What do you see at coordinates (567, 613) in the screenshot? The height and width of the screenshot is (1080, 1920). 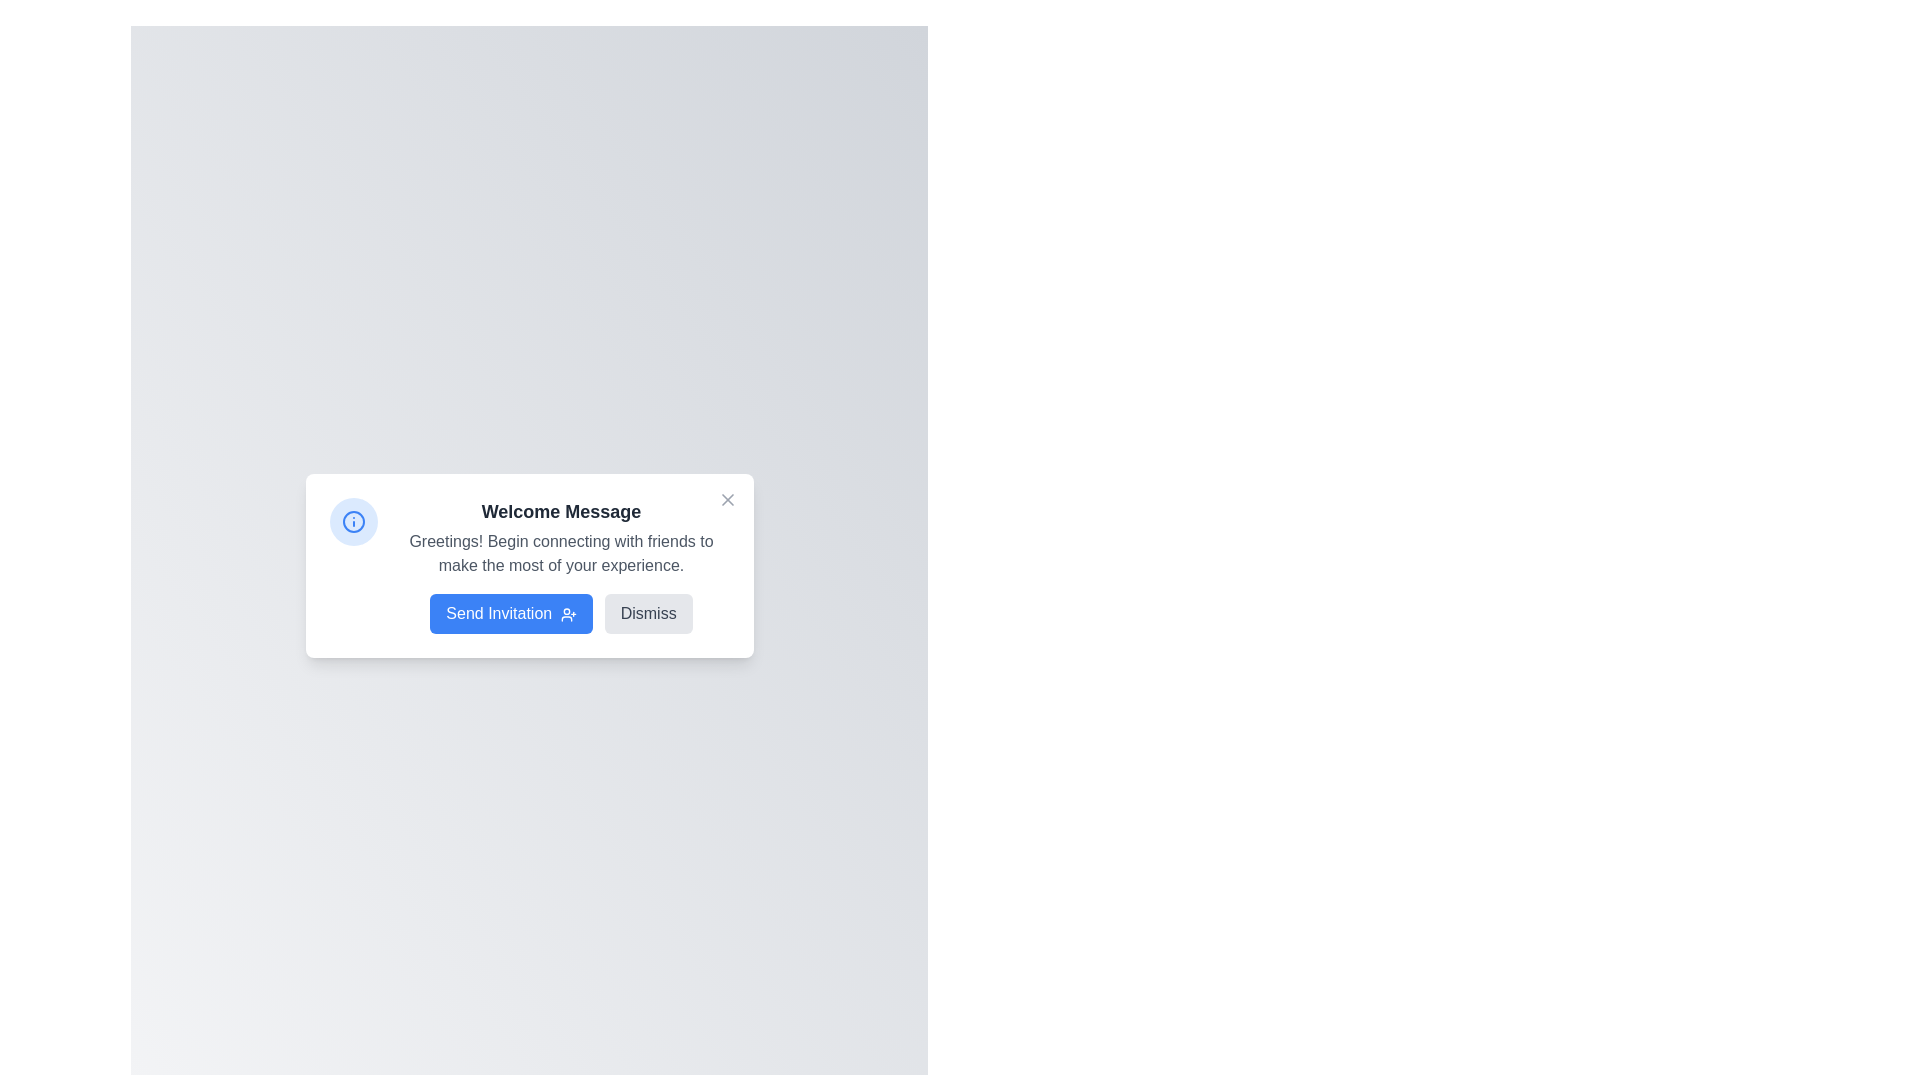 I see `the user profile icon with a plus symbol located on the right end of the 'Send Invitation' button in the dialog box titled 'Welcome Message'` at bounding box center [567, 613].